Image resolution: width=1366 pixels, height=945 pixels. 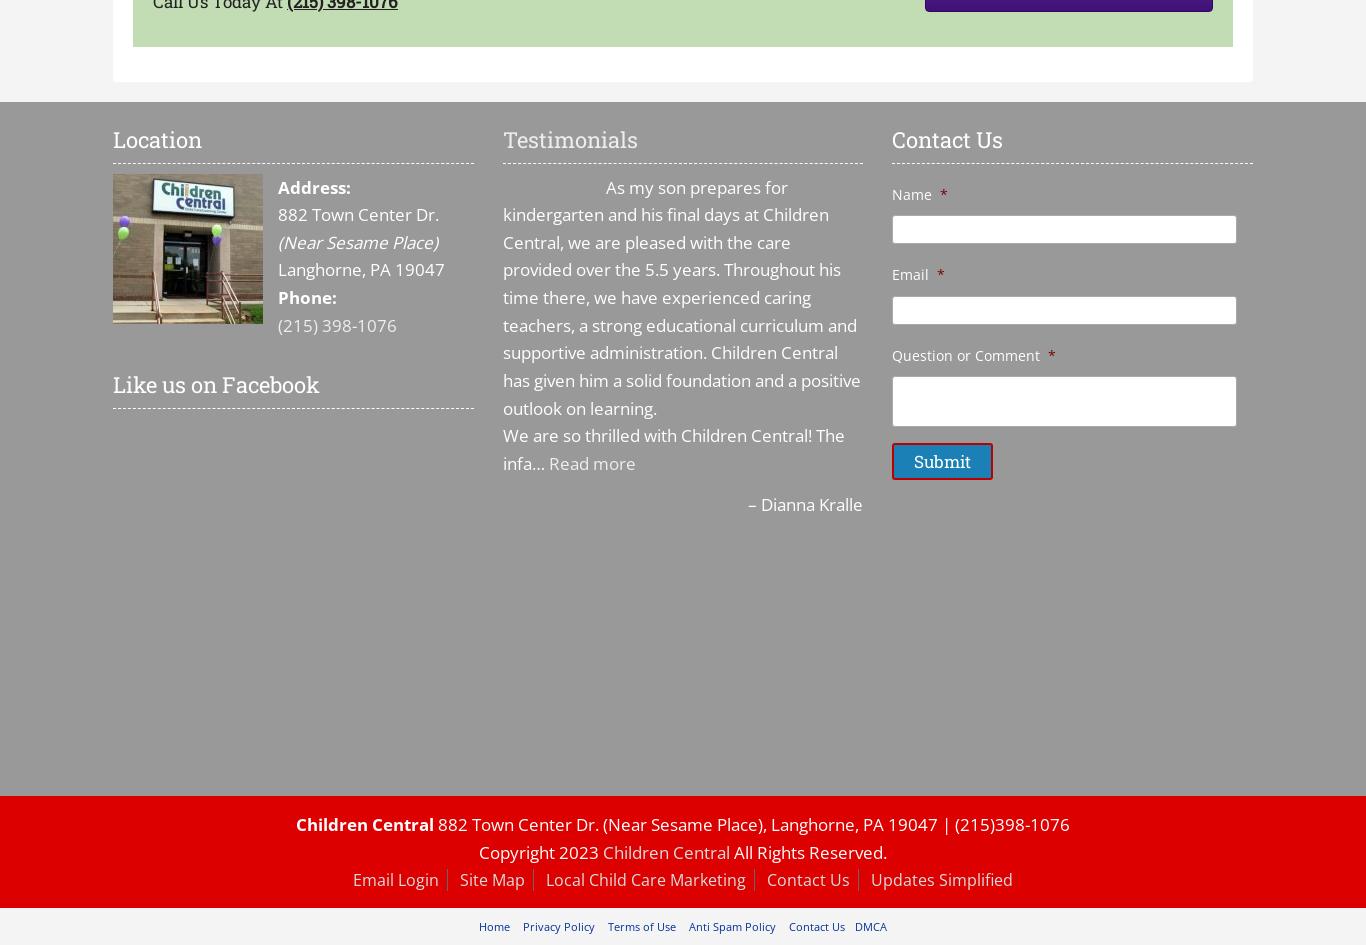 I want to click on 'Like us on Facebook', so click(x=215, y=382).